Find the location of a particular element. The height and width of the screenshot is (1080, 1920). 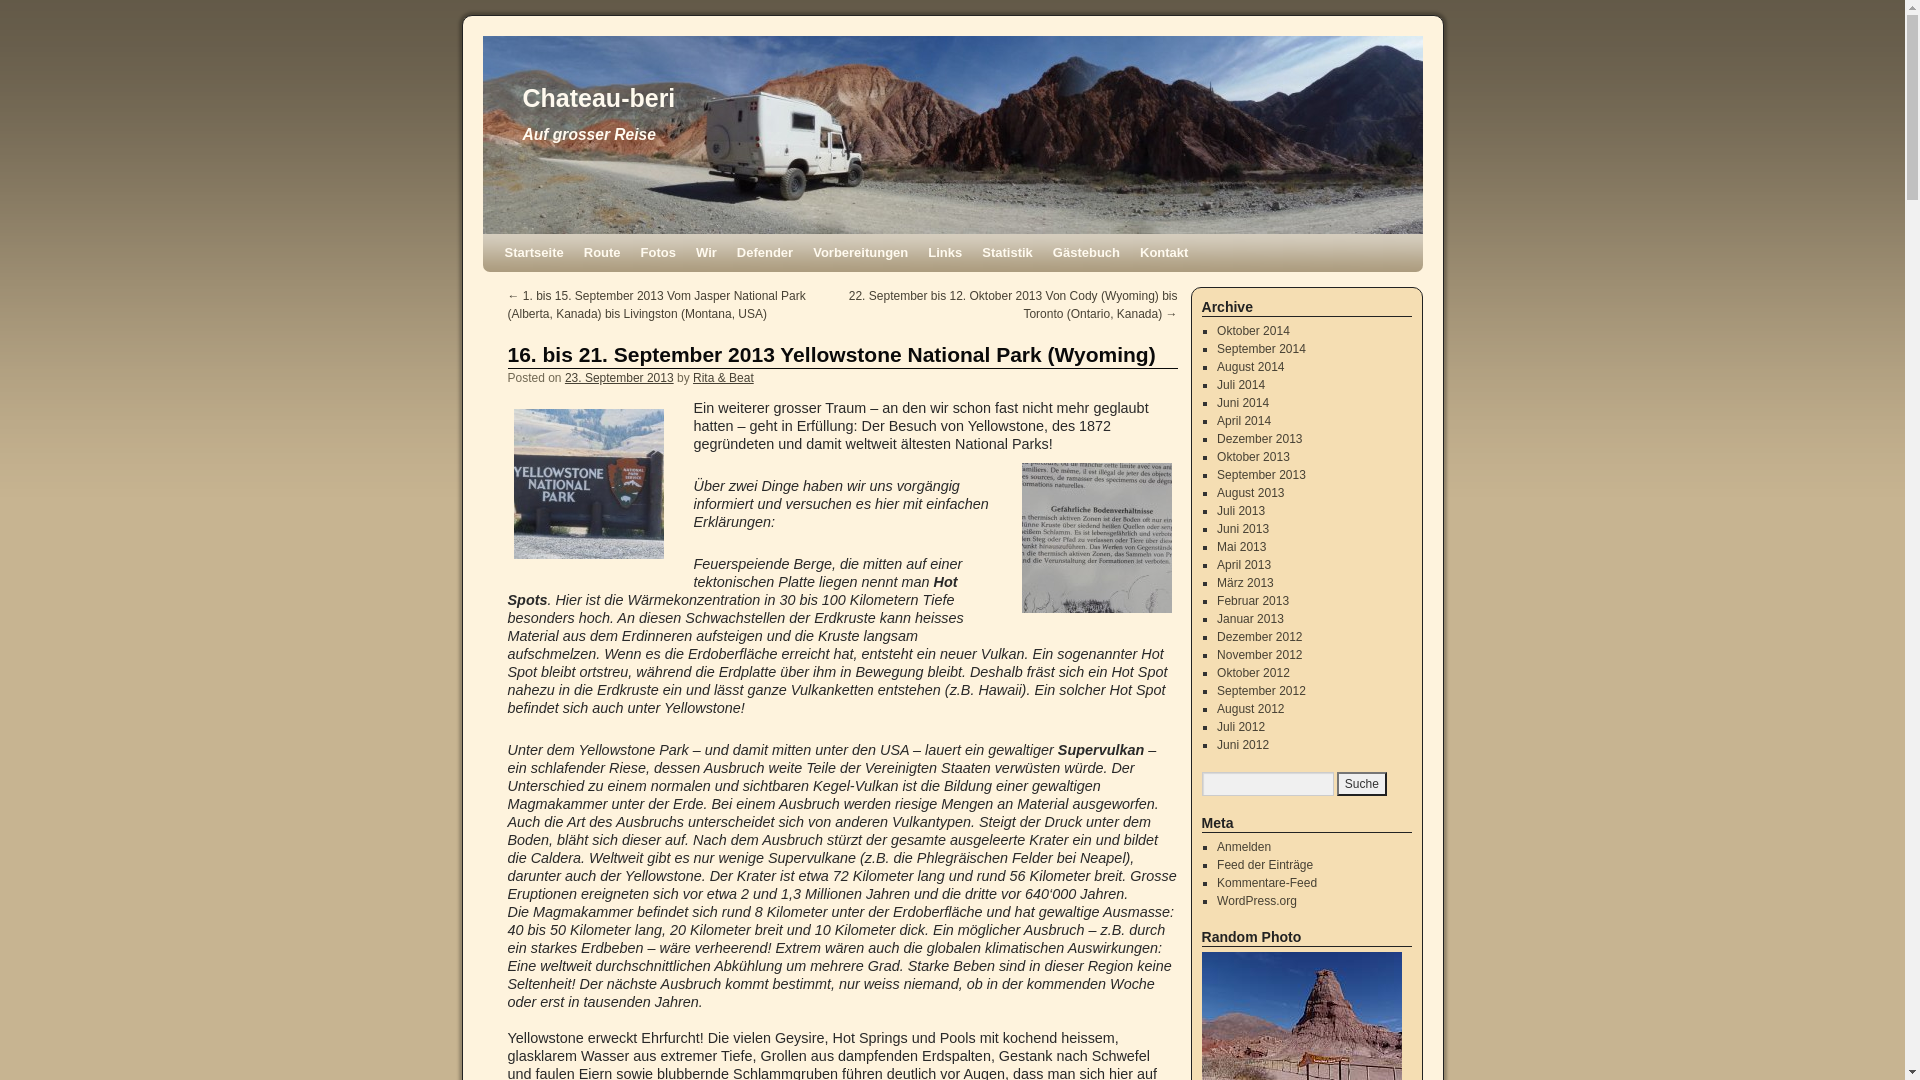

'April 2014' is located at coordinates (1216, 419).